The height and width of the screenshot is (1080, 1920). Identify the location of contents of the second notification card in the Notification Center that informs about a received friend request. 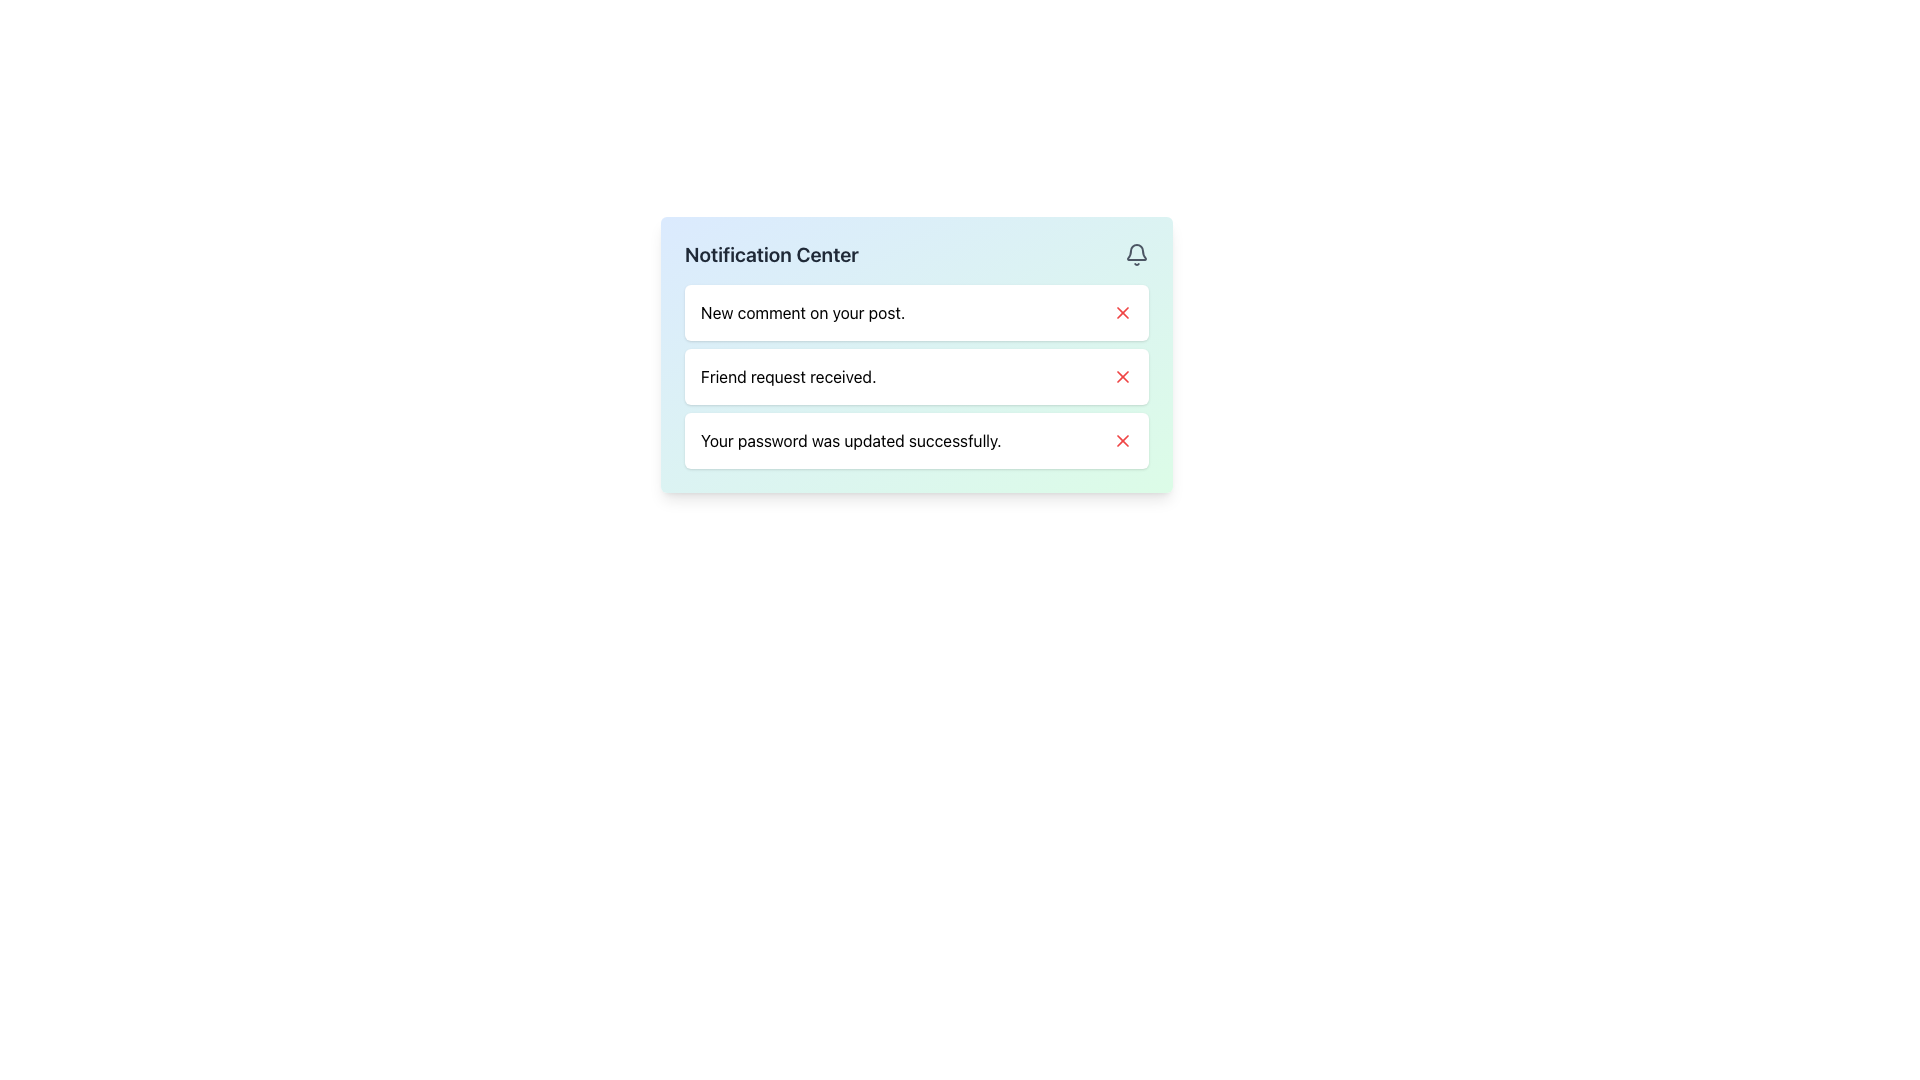
(915, 377).